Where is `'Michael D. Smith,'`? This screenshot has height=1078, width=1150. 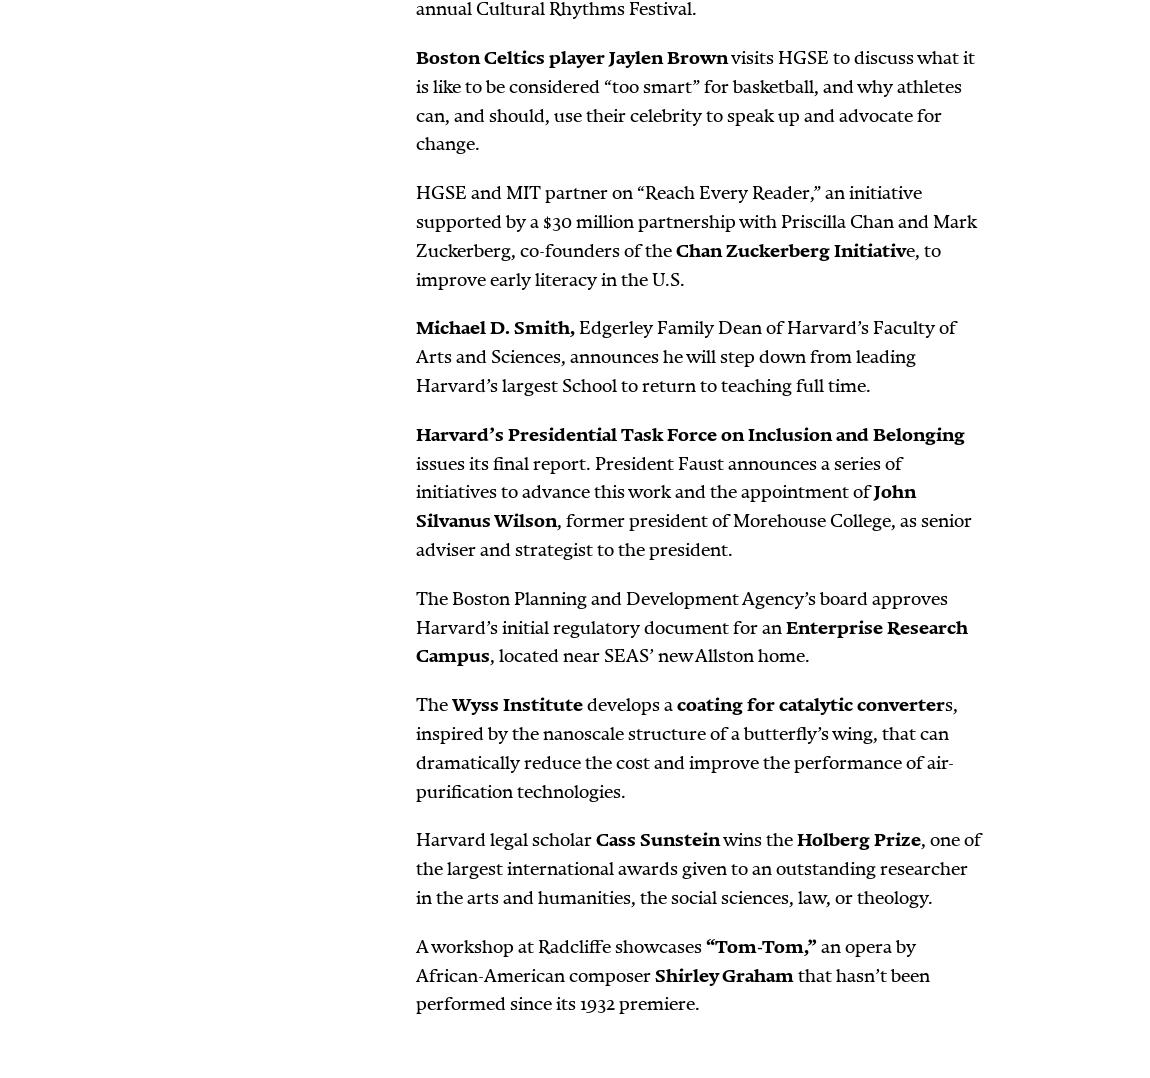 'Michael D. Smith,' is located at coordinates (495, 327).